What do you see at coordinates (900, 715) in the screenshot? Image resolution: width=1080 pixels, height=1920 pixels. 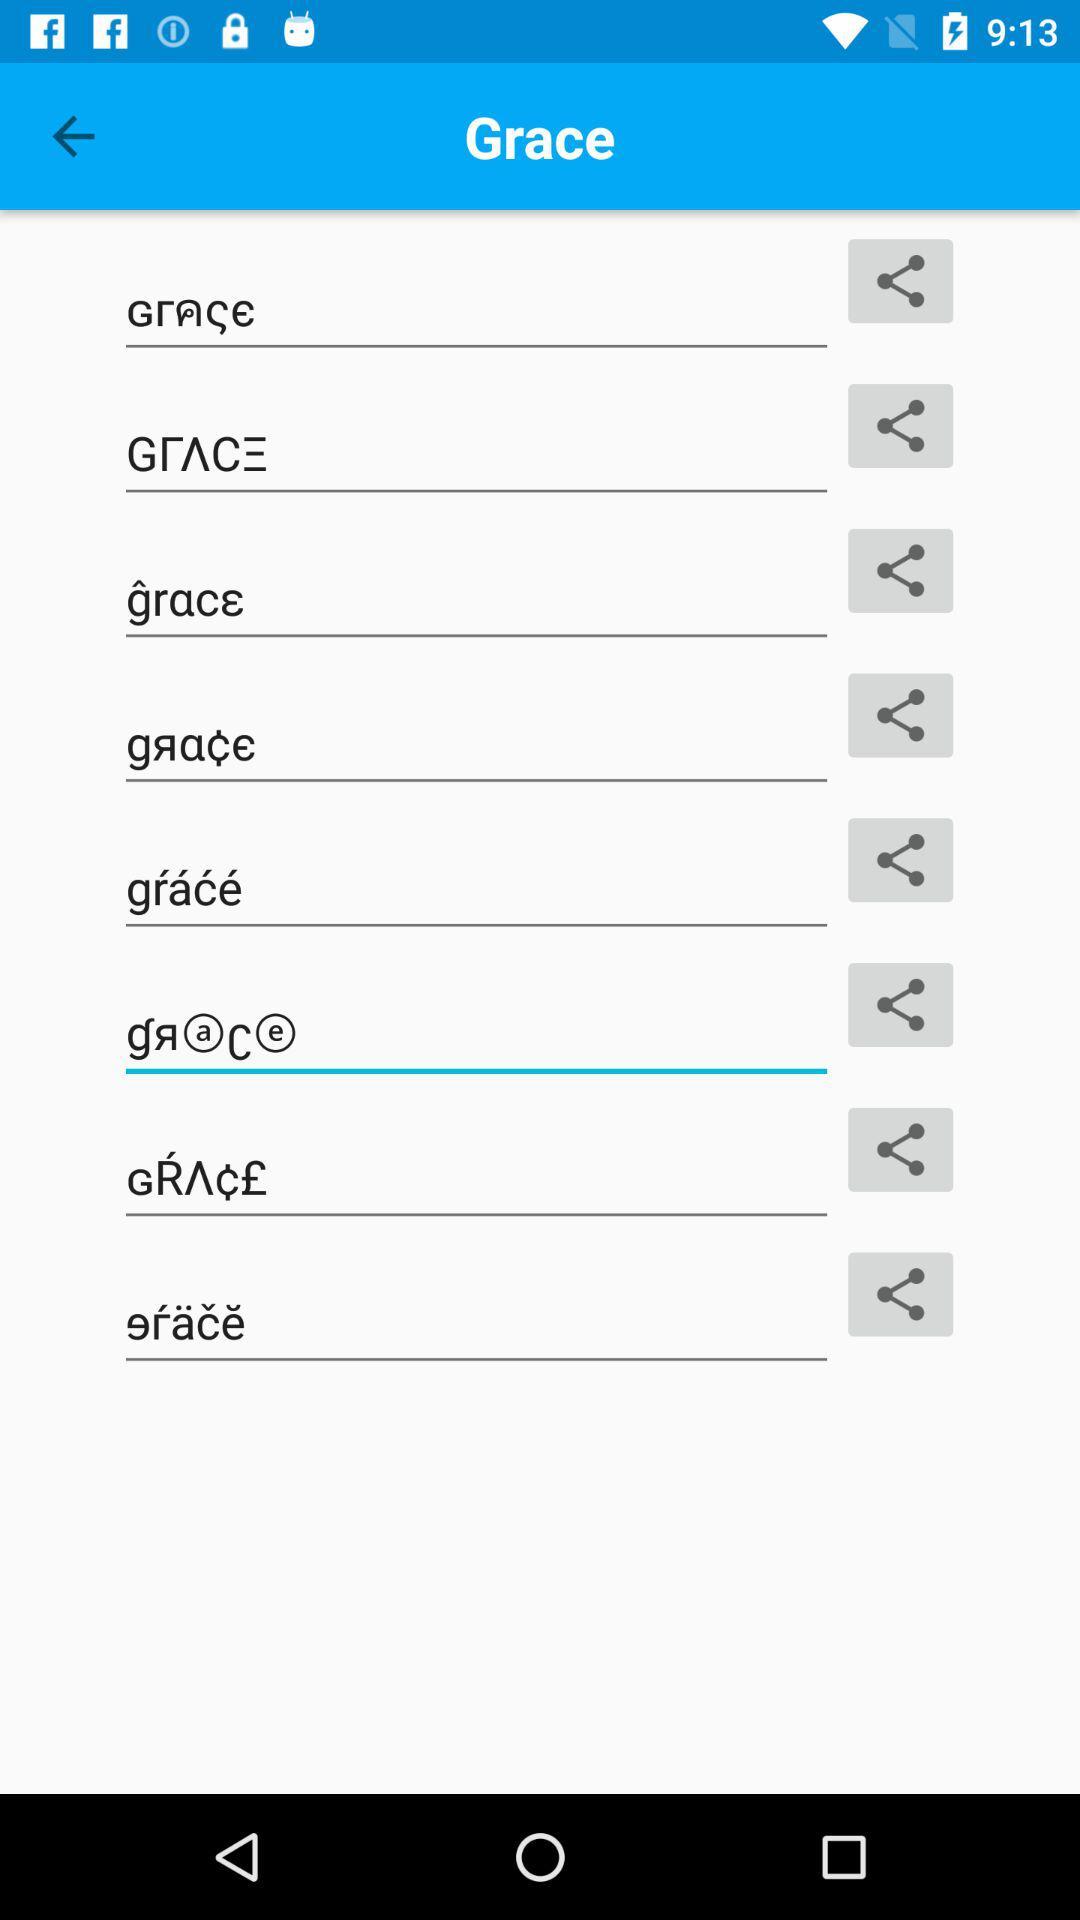 I see `the share icon` at bounding box center [900, 715].